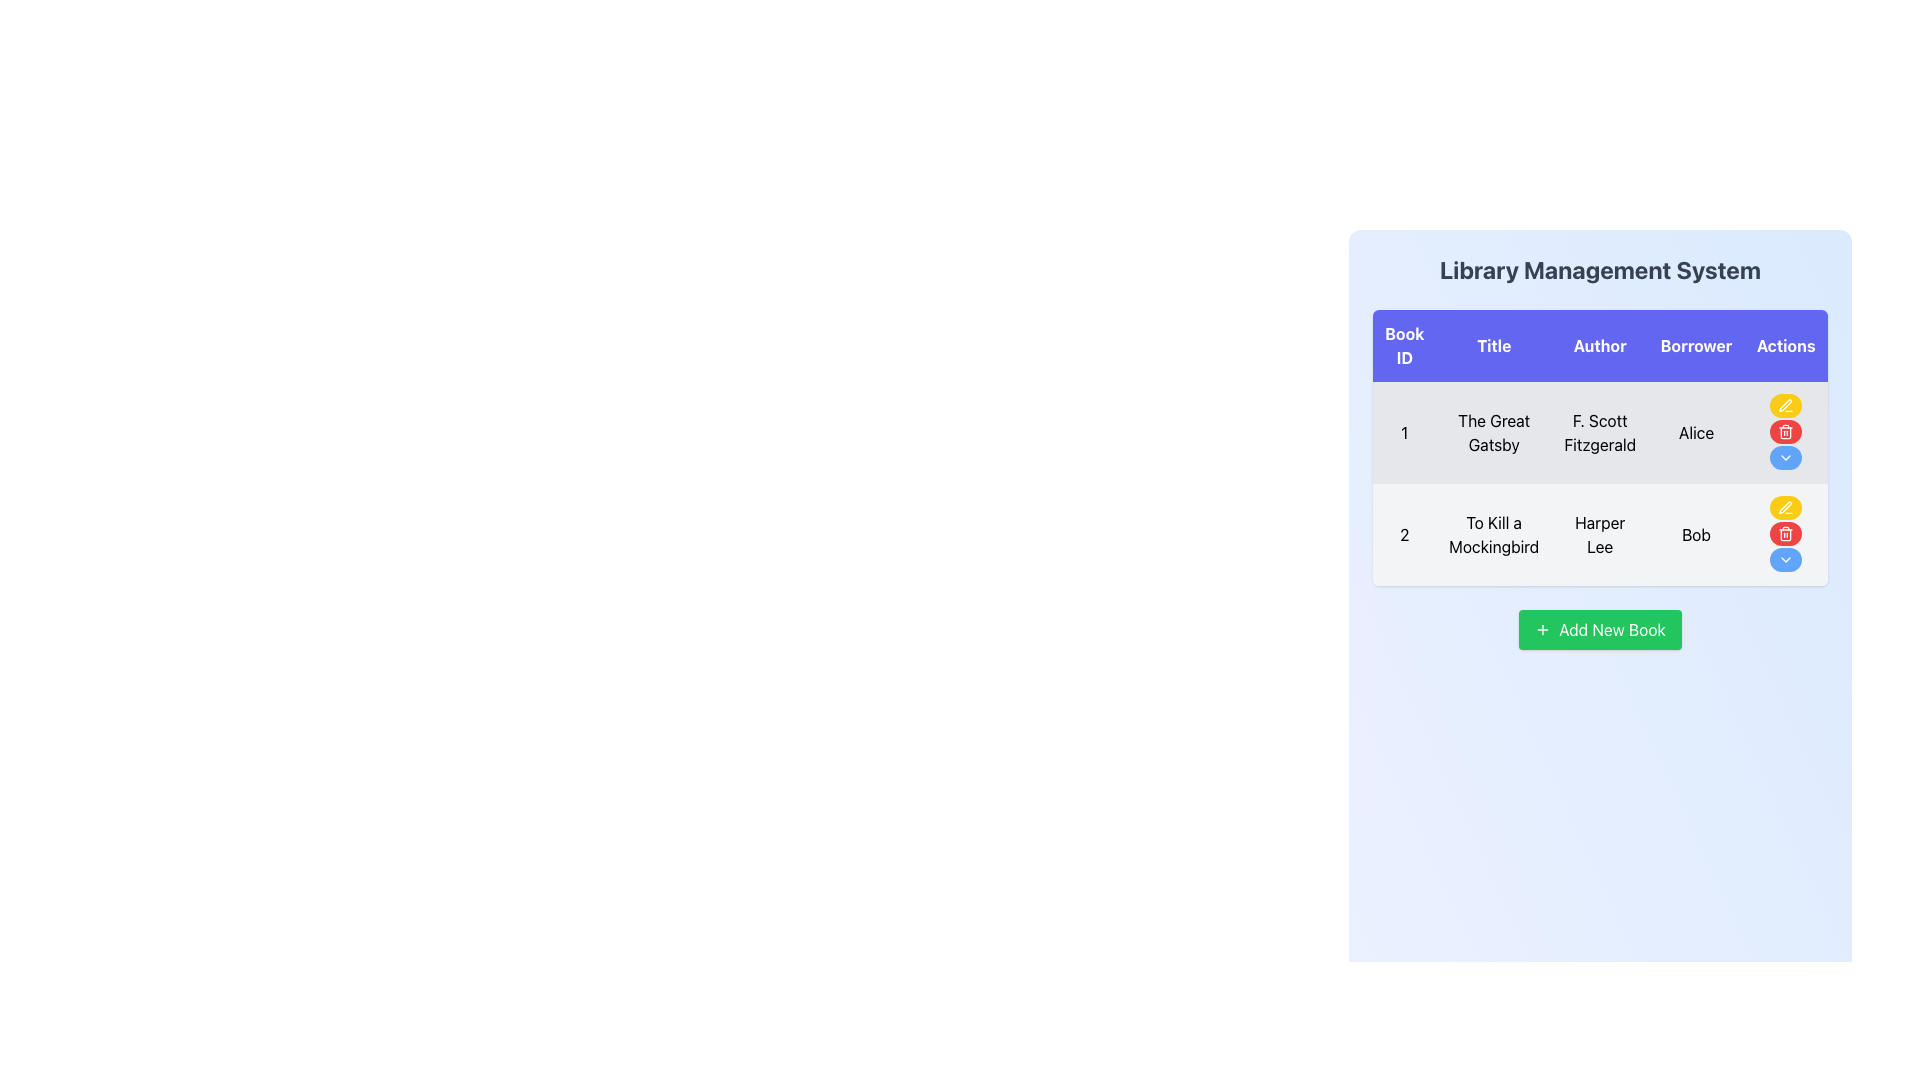 The image size is (1920, 1080). I want to click on the fountain pen icon in the Actions column of the second row in the library management system table, so click(1785, 405).